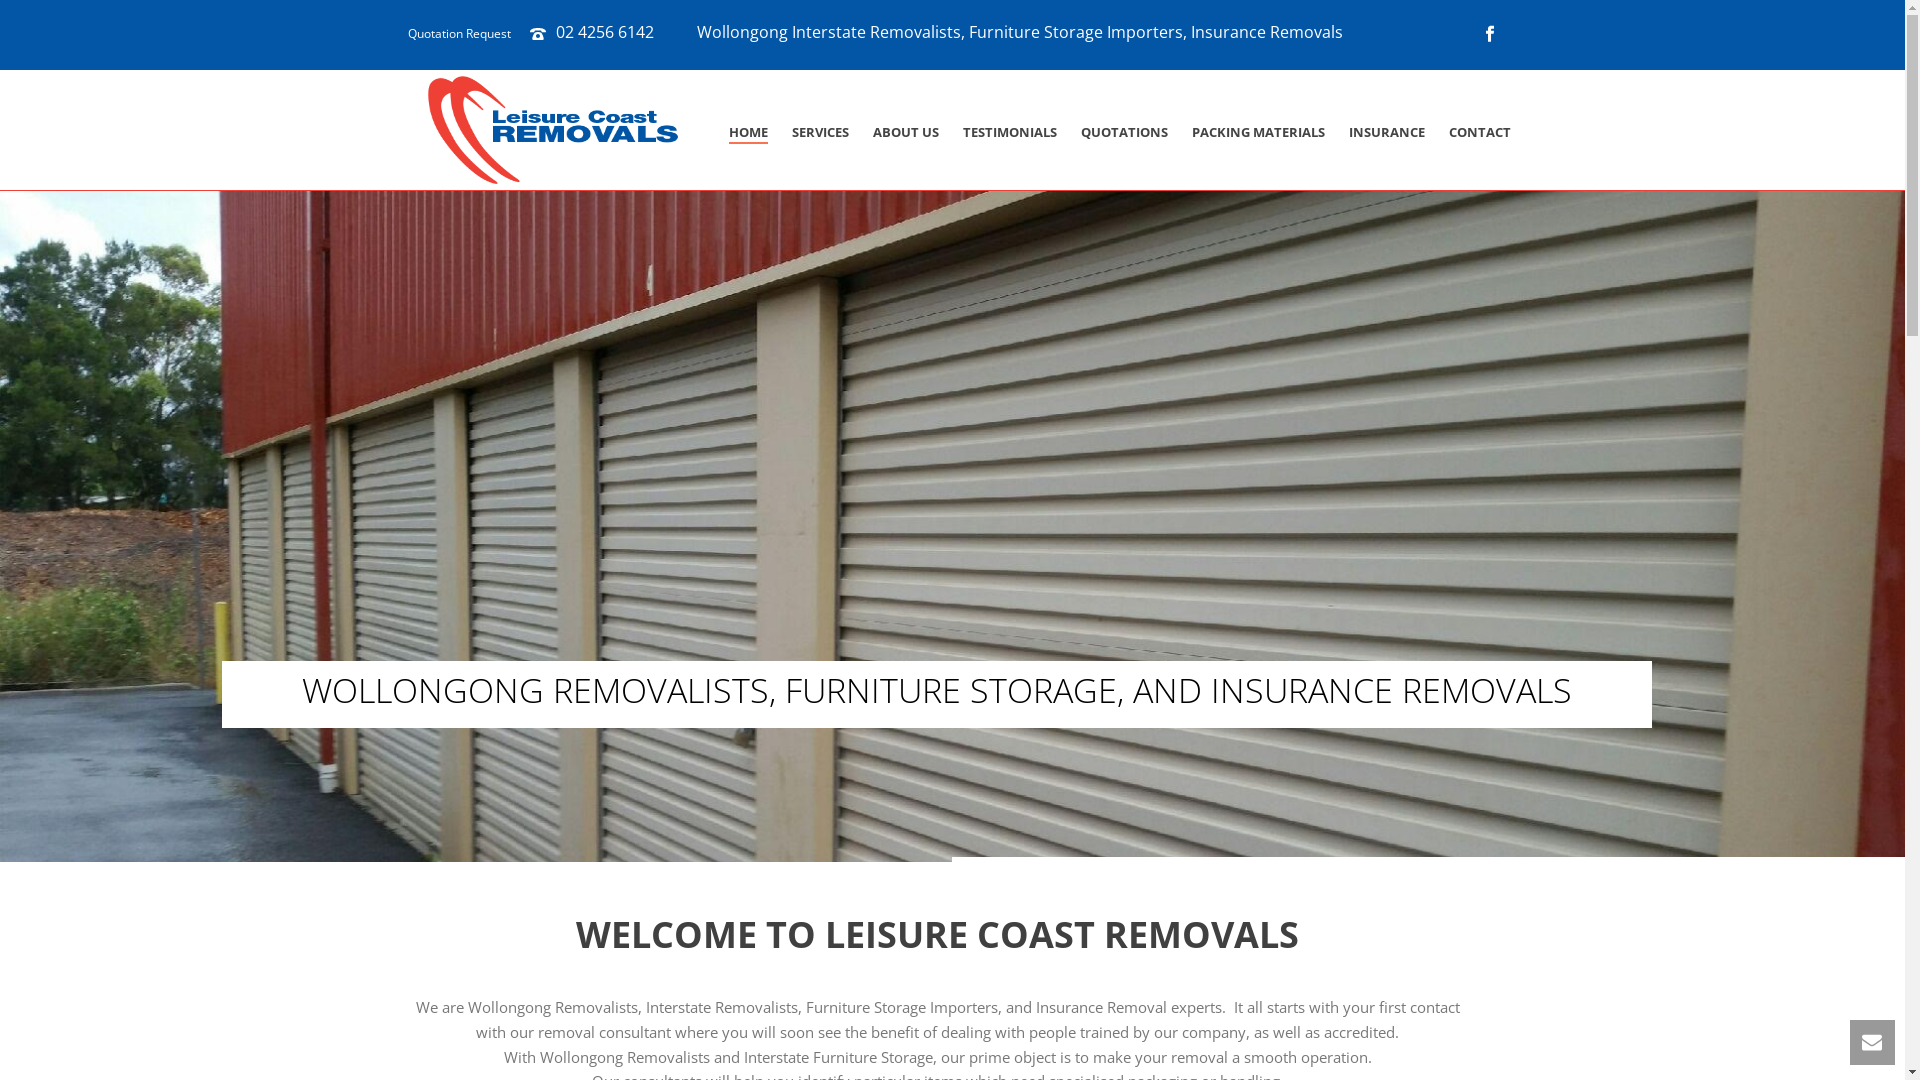 This screenshot has height=1080, width=1920. I want to click on 'QUOTATIONS', so click(1067, 131).